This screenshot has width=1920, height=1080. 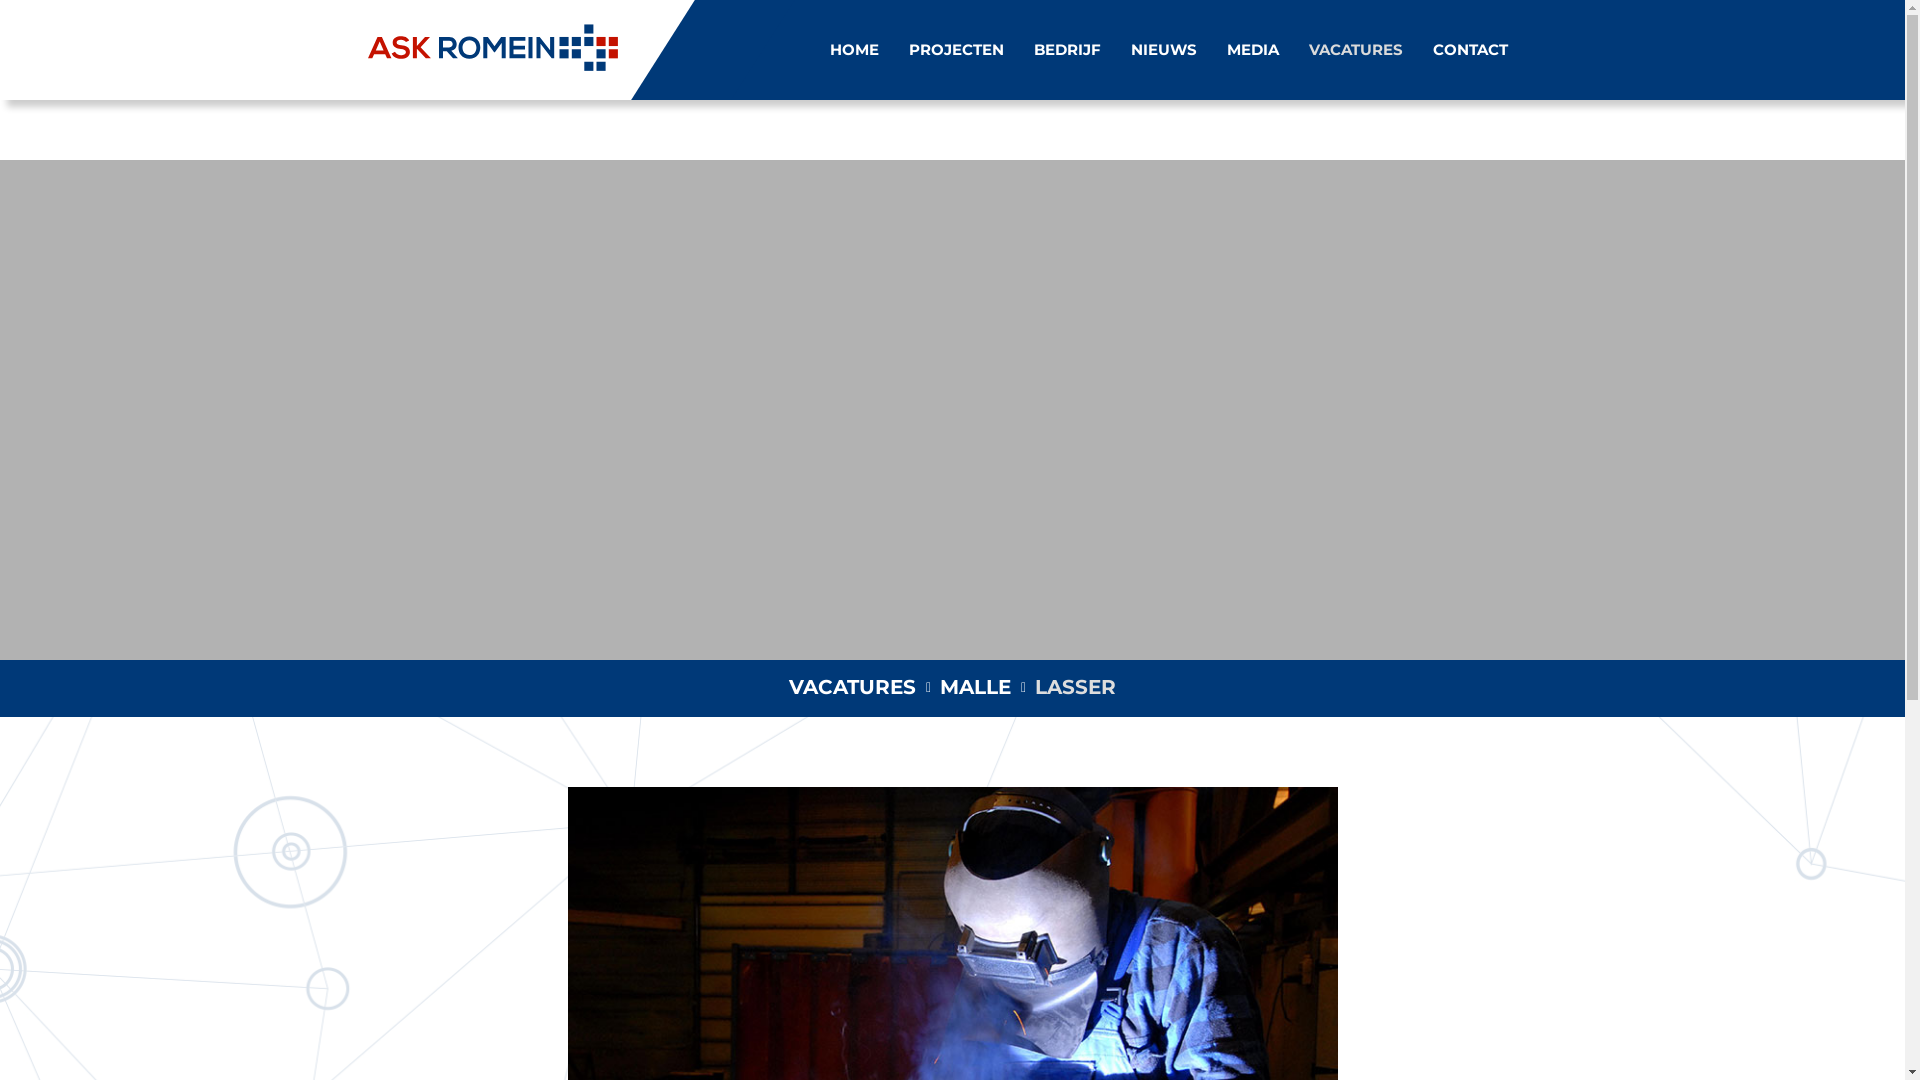 What do you see at coordinates (1074, 685) in the screenshot?
I see `'LASSER'` at bounding box center [1074, 685].